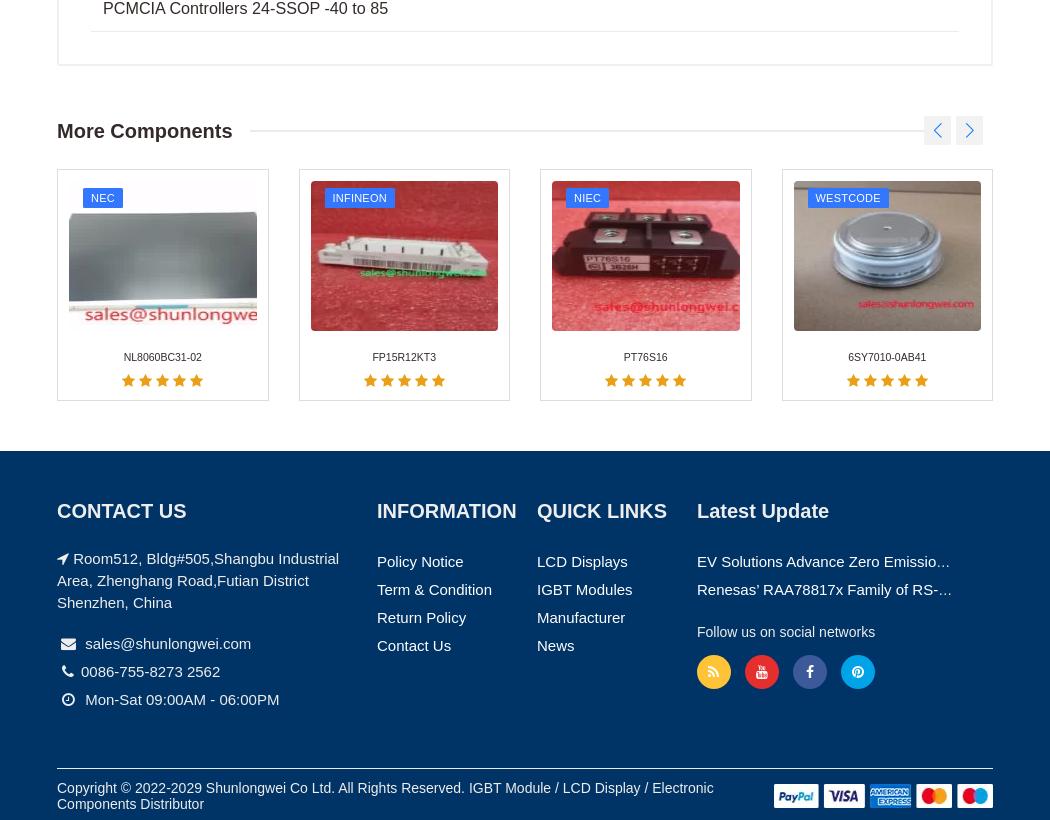 This screenshot has height=820, width=1050. What do you see at coordinates (601, 82) in the screenshot?
I see `'QUICK LINKS'` at bounding box center [601, 82].